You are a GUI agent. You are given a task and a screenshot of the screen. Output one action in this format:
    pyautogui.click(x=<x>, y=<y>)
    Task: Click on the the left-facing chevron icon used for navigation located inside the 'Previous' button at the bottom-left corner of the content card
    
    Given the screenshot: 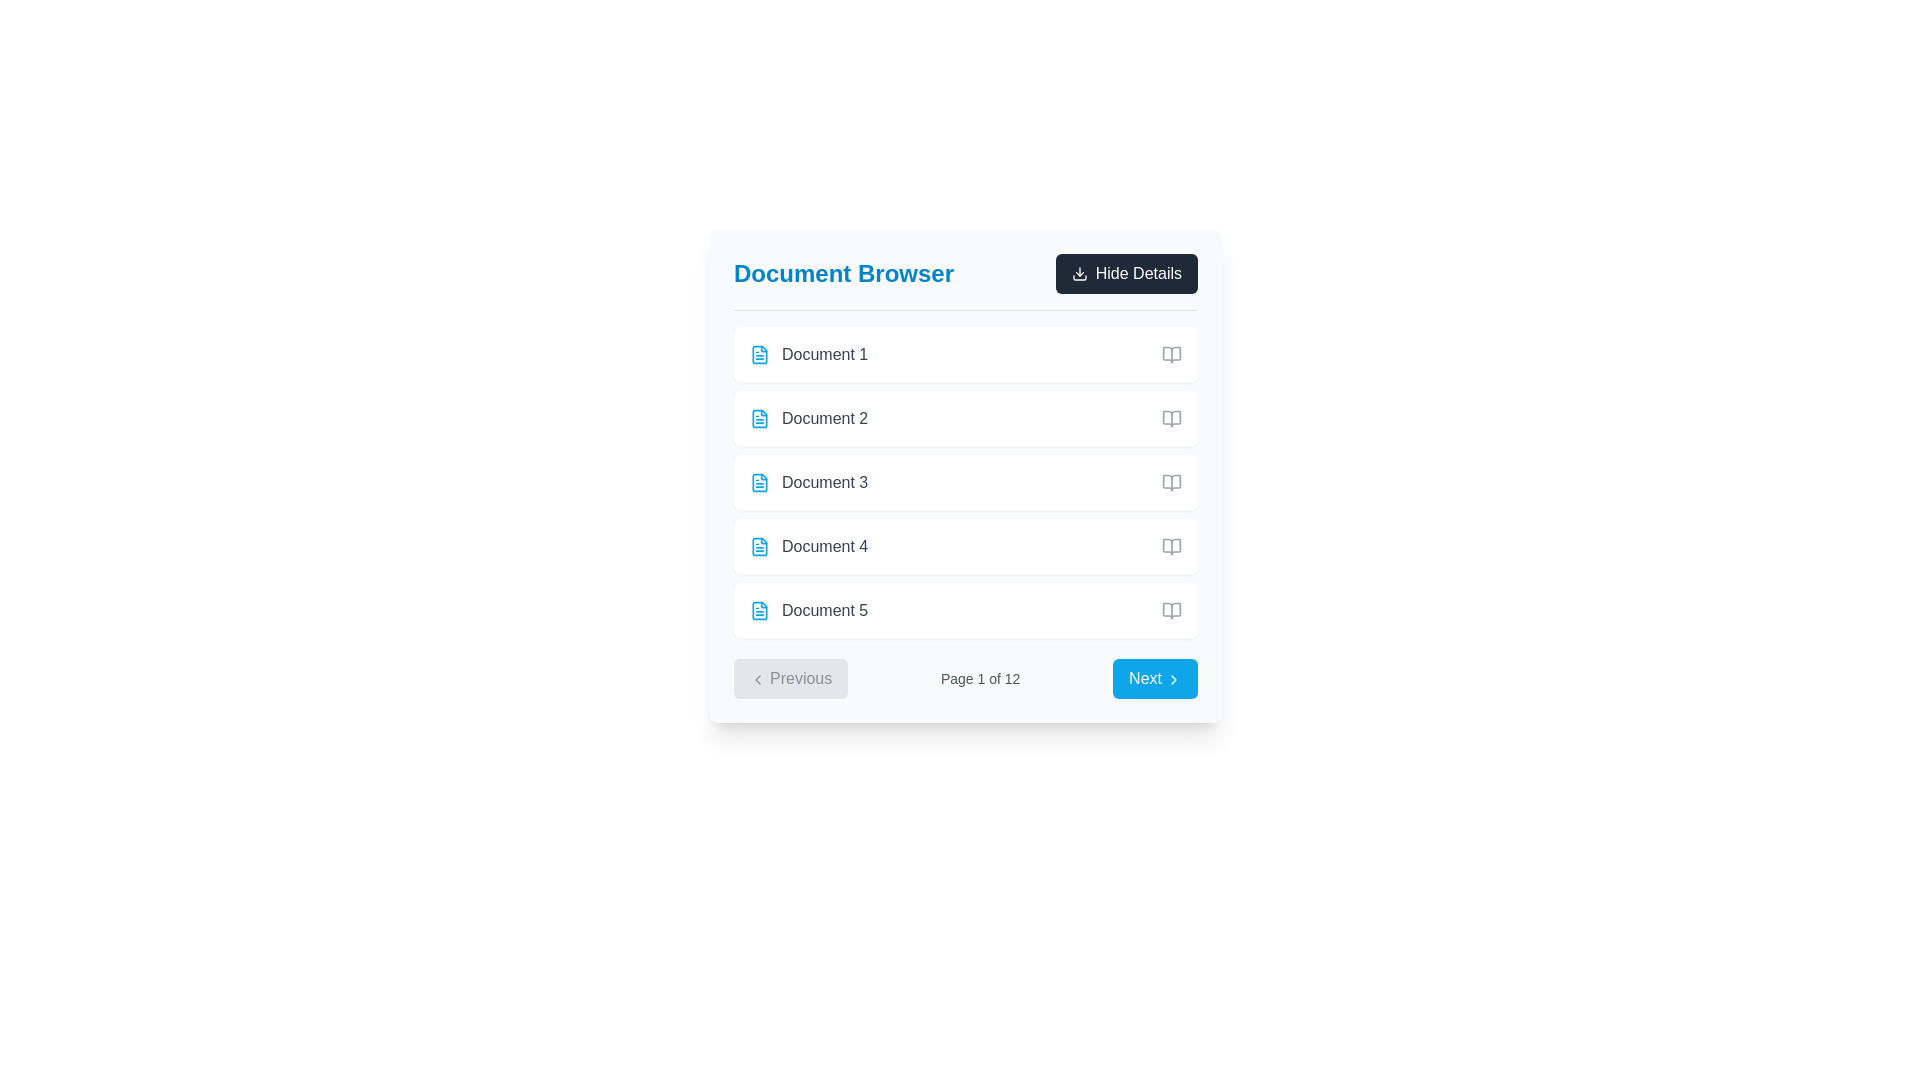 What is the action you would take?
    pyautogui.click(x=757, y=677)
    